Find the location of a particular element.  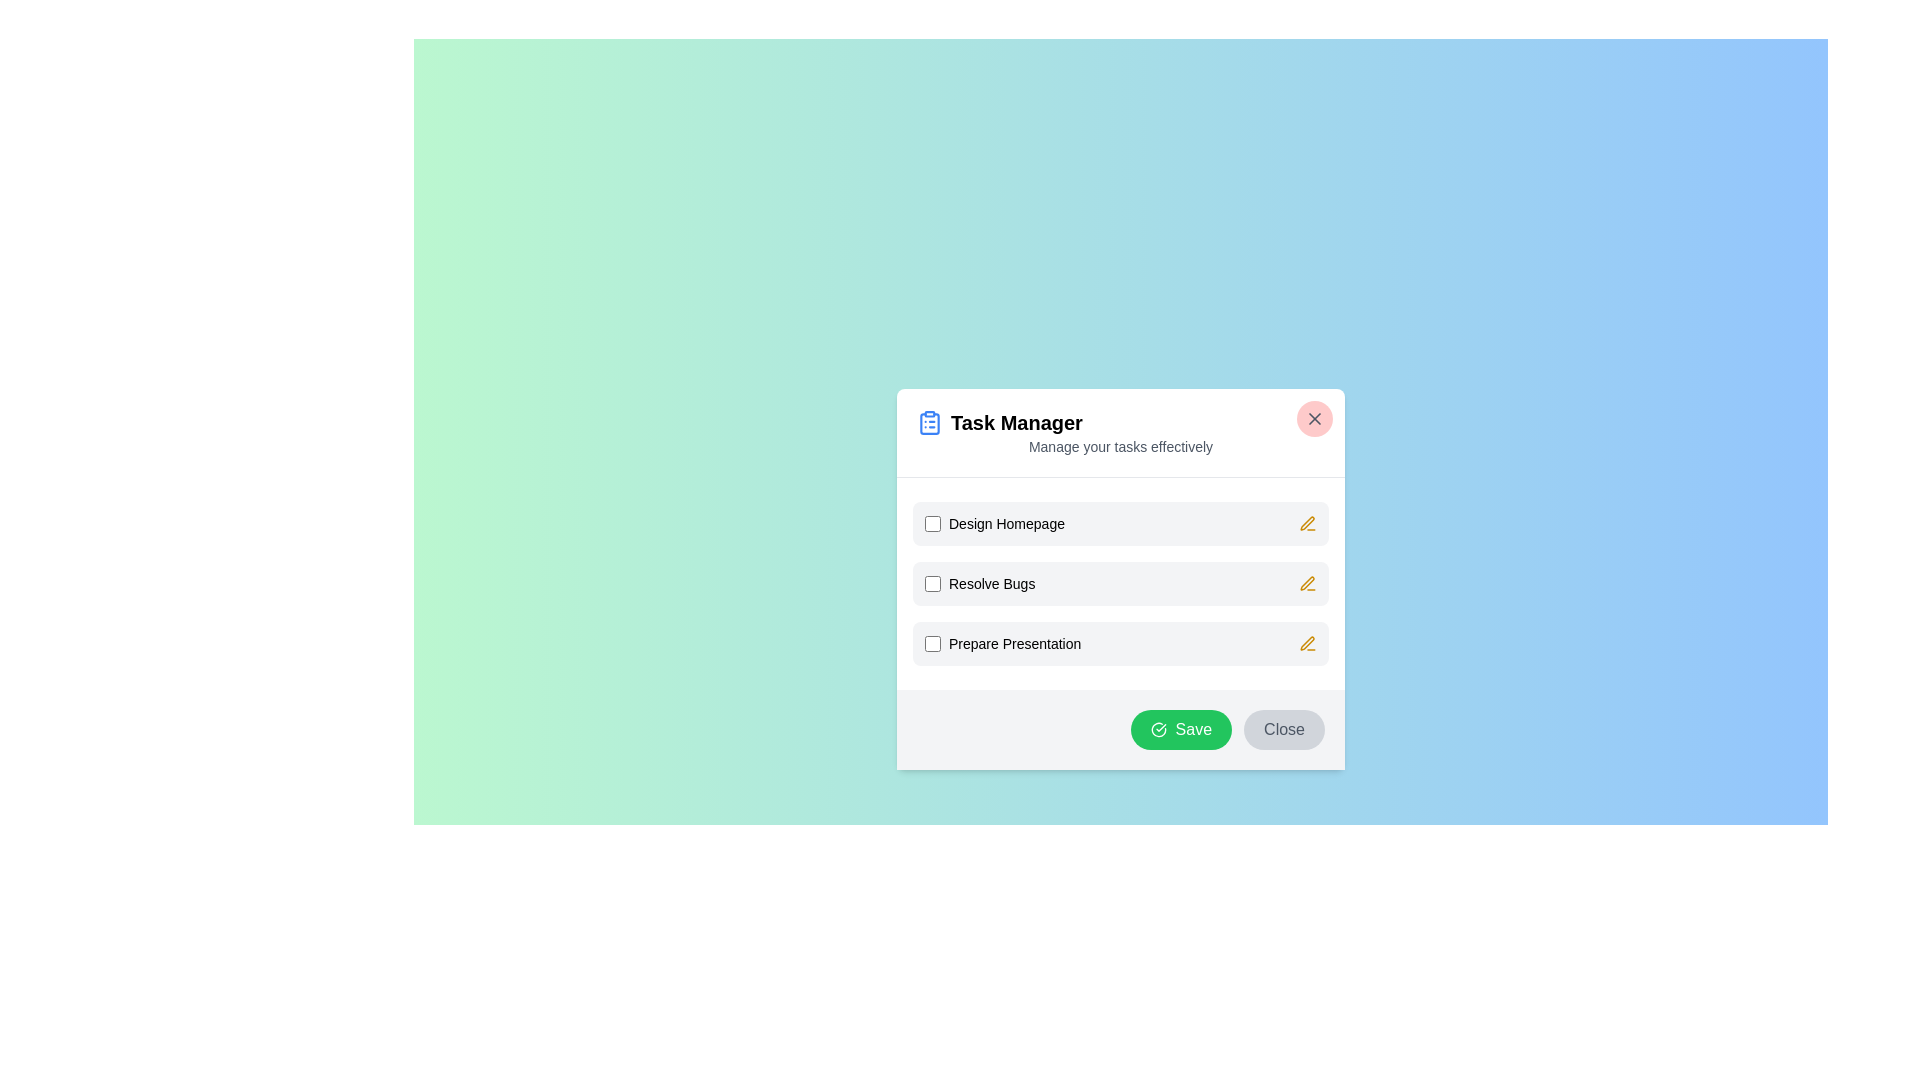

the active checkbox with a green outline located within the 'Prepare Presentation' group is located at coordinates (931, 643).